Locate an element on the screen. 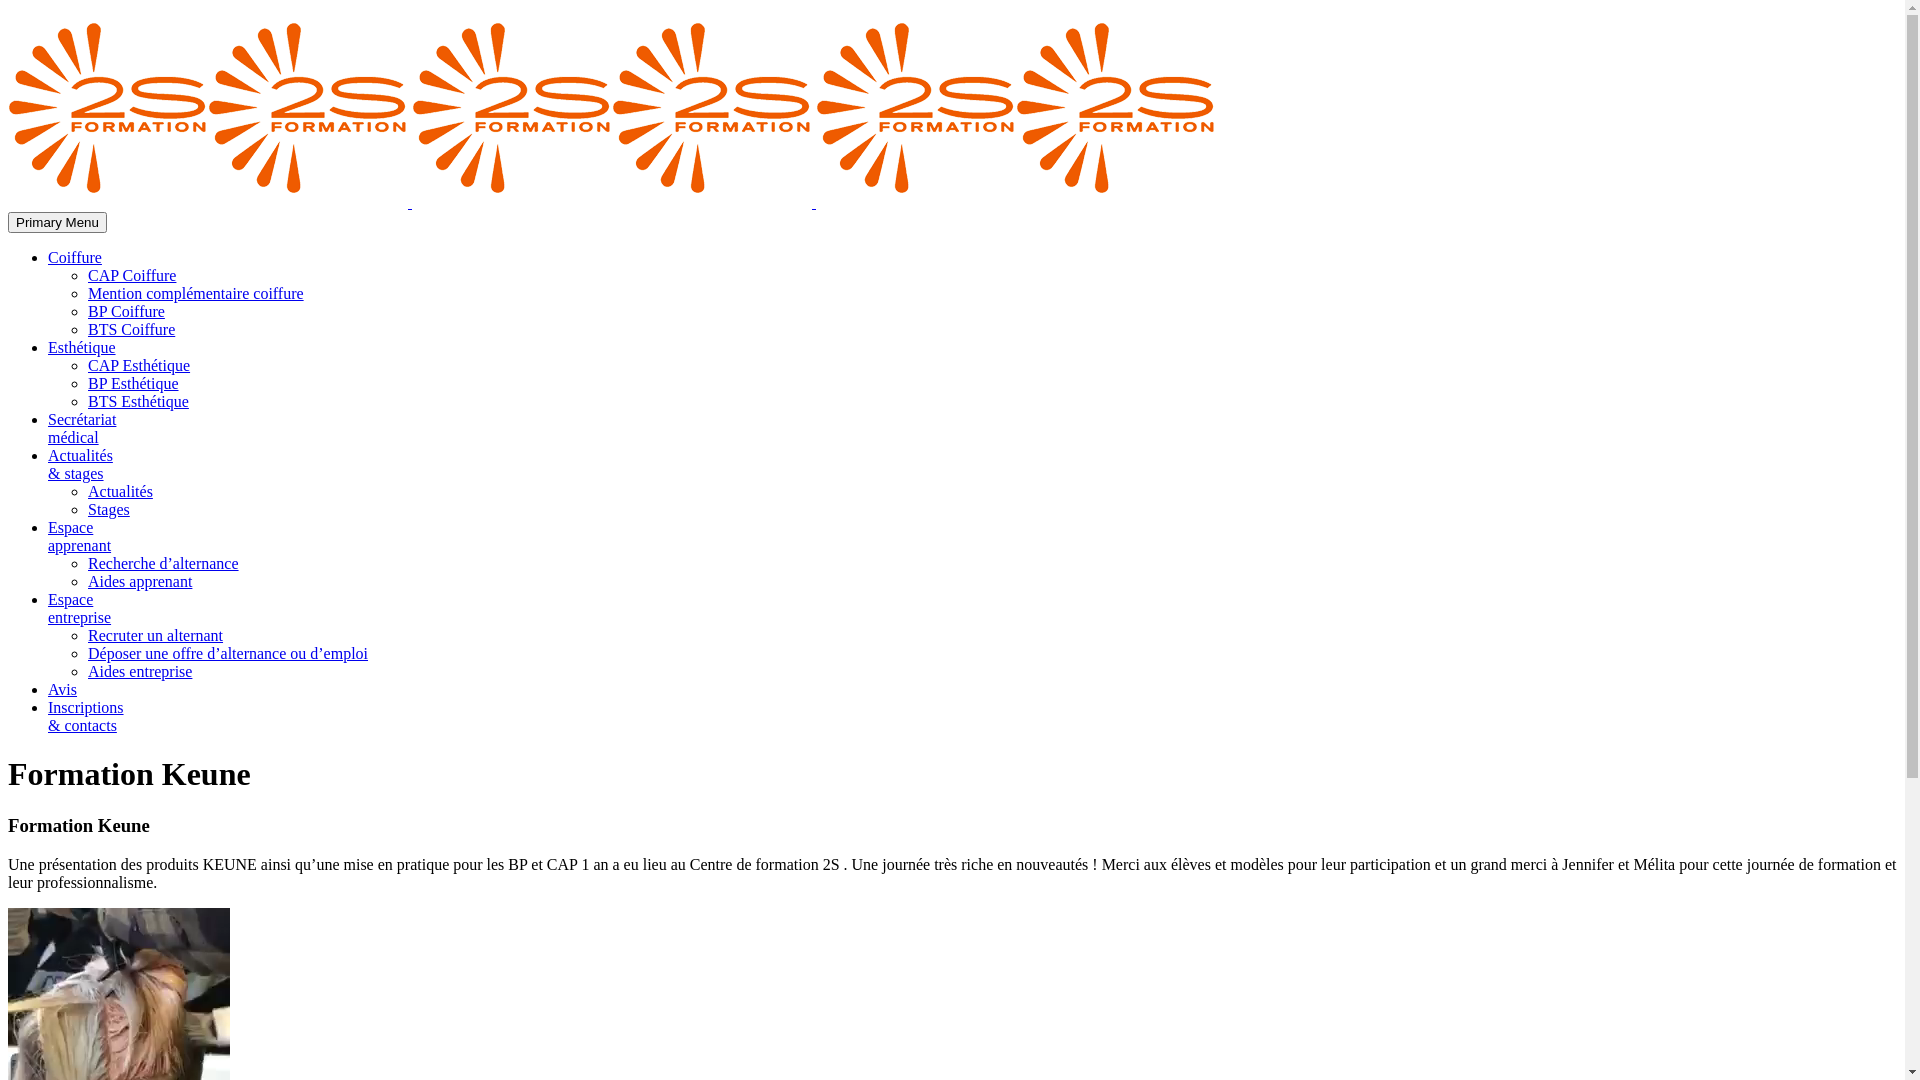 The width and height of the screenshot is (1920, 1080). 'Inscriptions is located at coordinates (85, 715).